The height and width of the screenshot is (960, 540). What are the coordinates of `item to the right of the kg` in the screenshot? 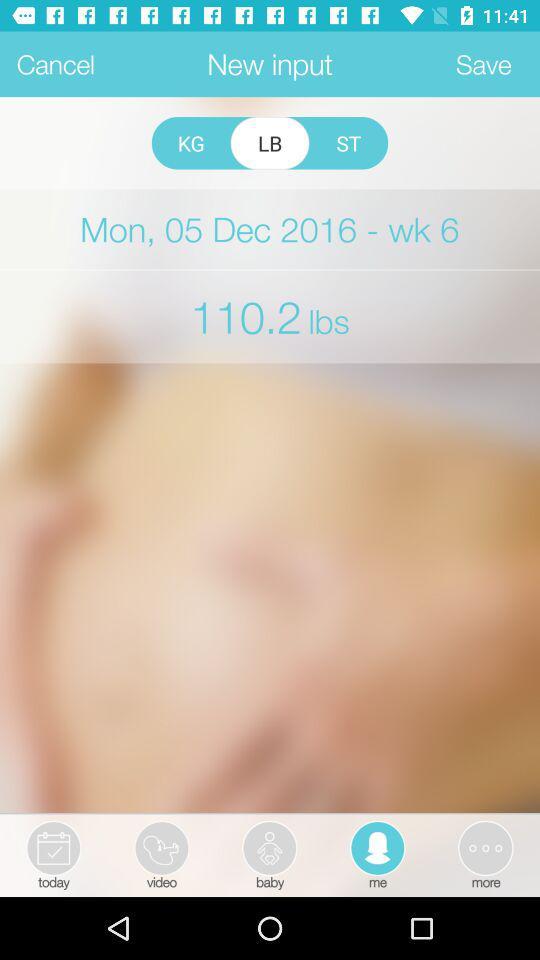 It's located at (270, 142).